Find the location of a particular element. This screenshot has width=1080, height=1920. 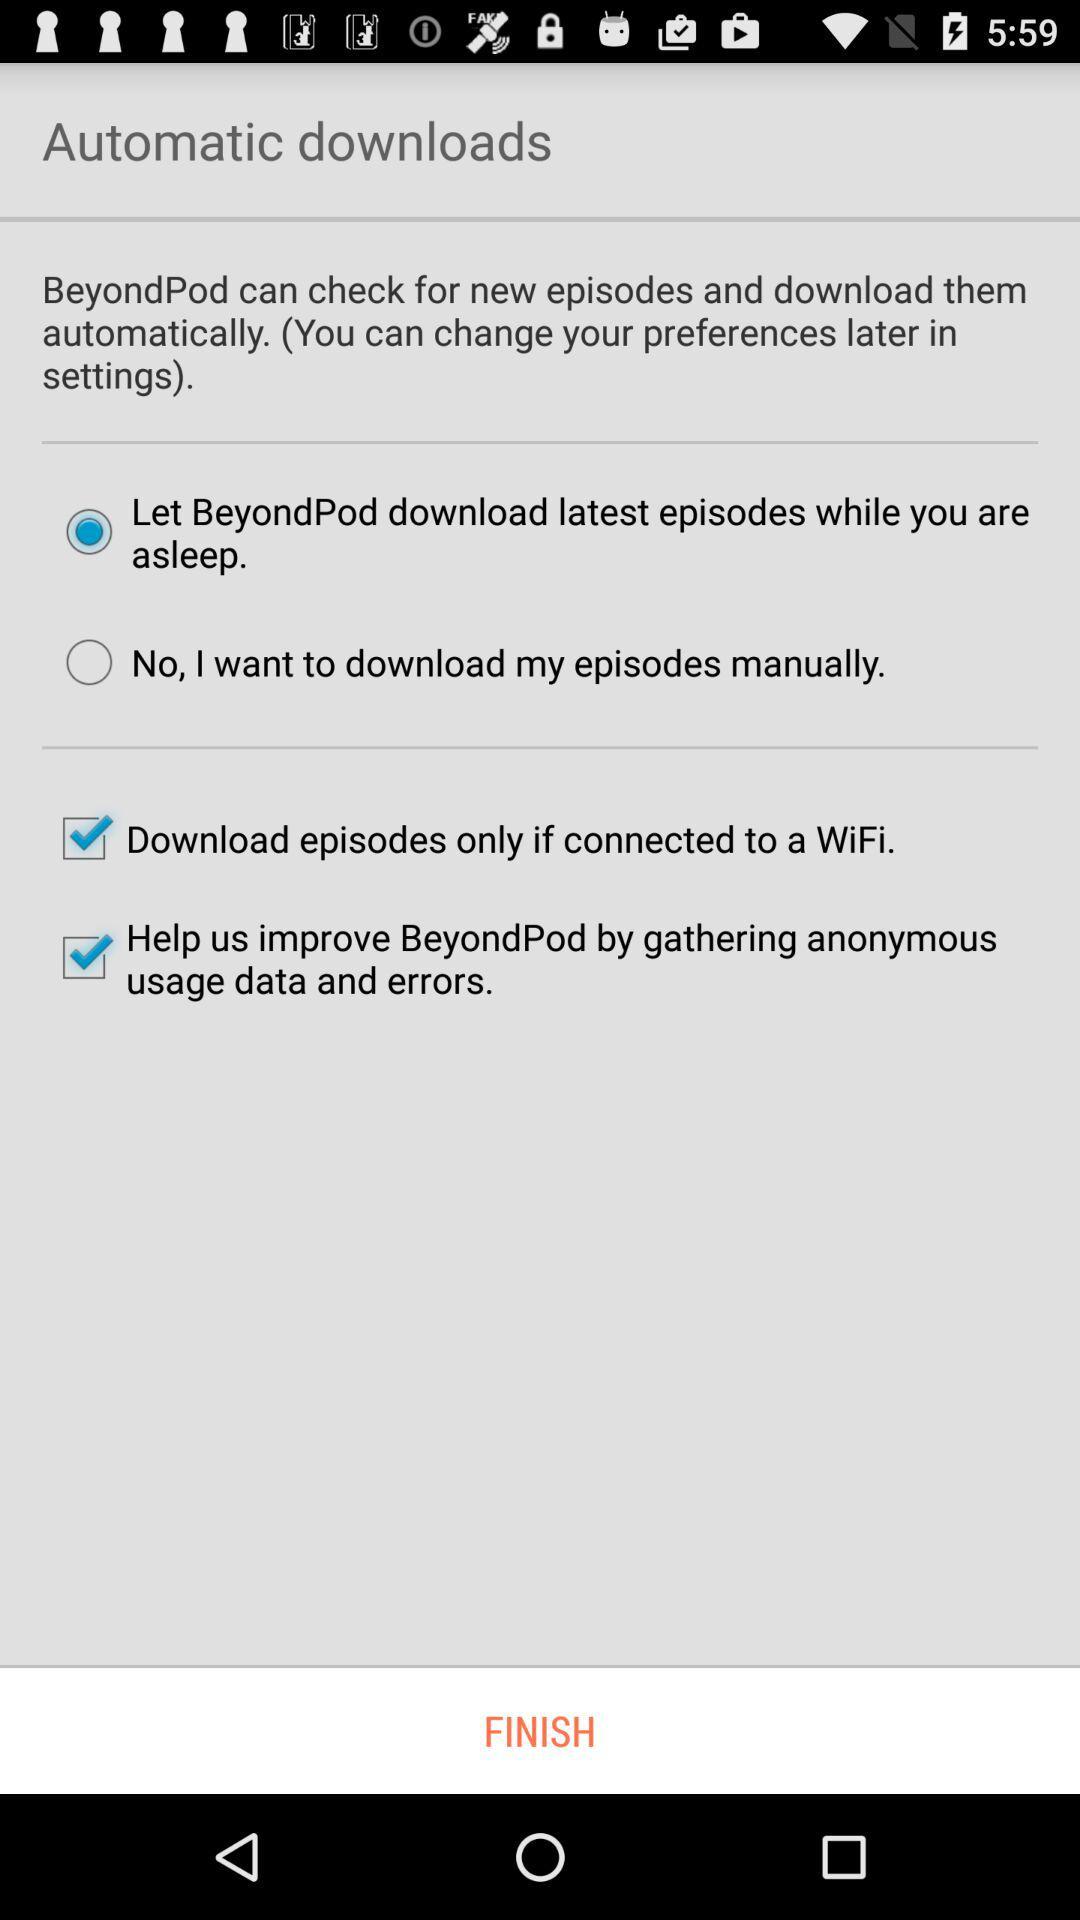

item below the let beyondpod download is located at coordinates (466, 662).